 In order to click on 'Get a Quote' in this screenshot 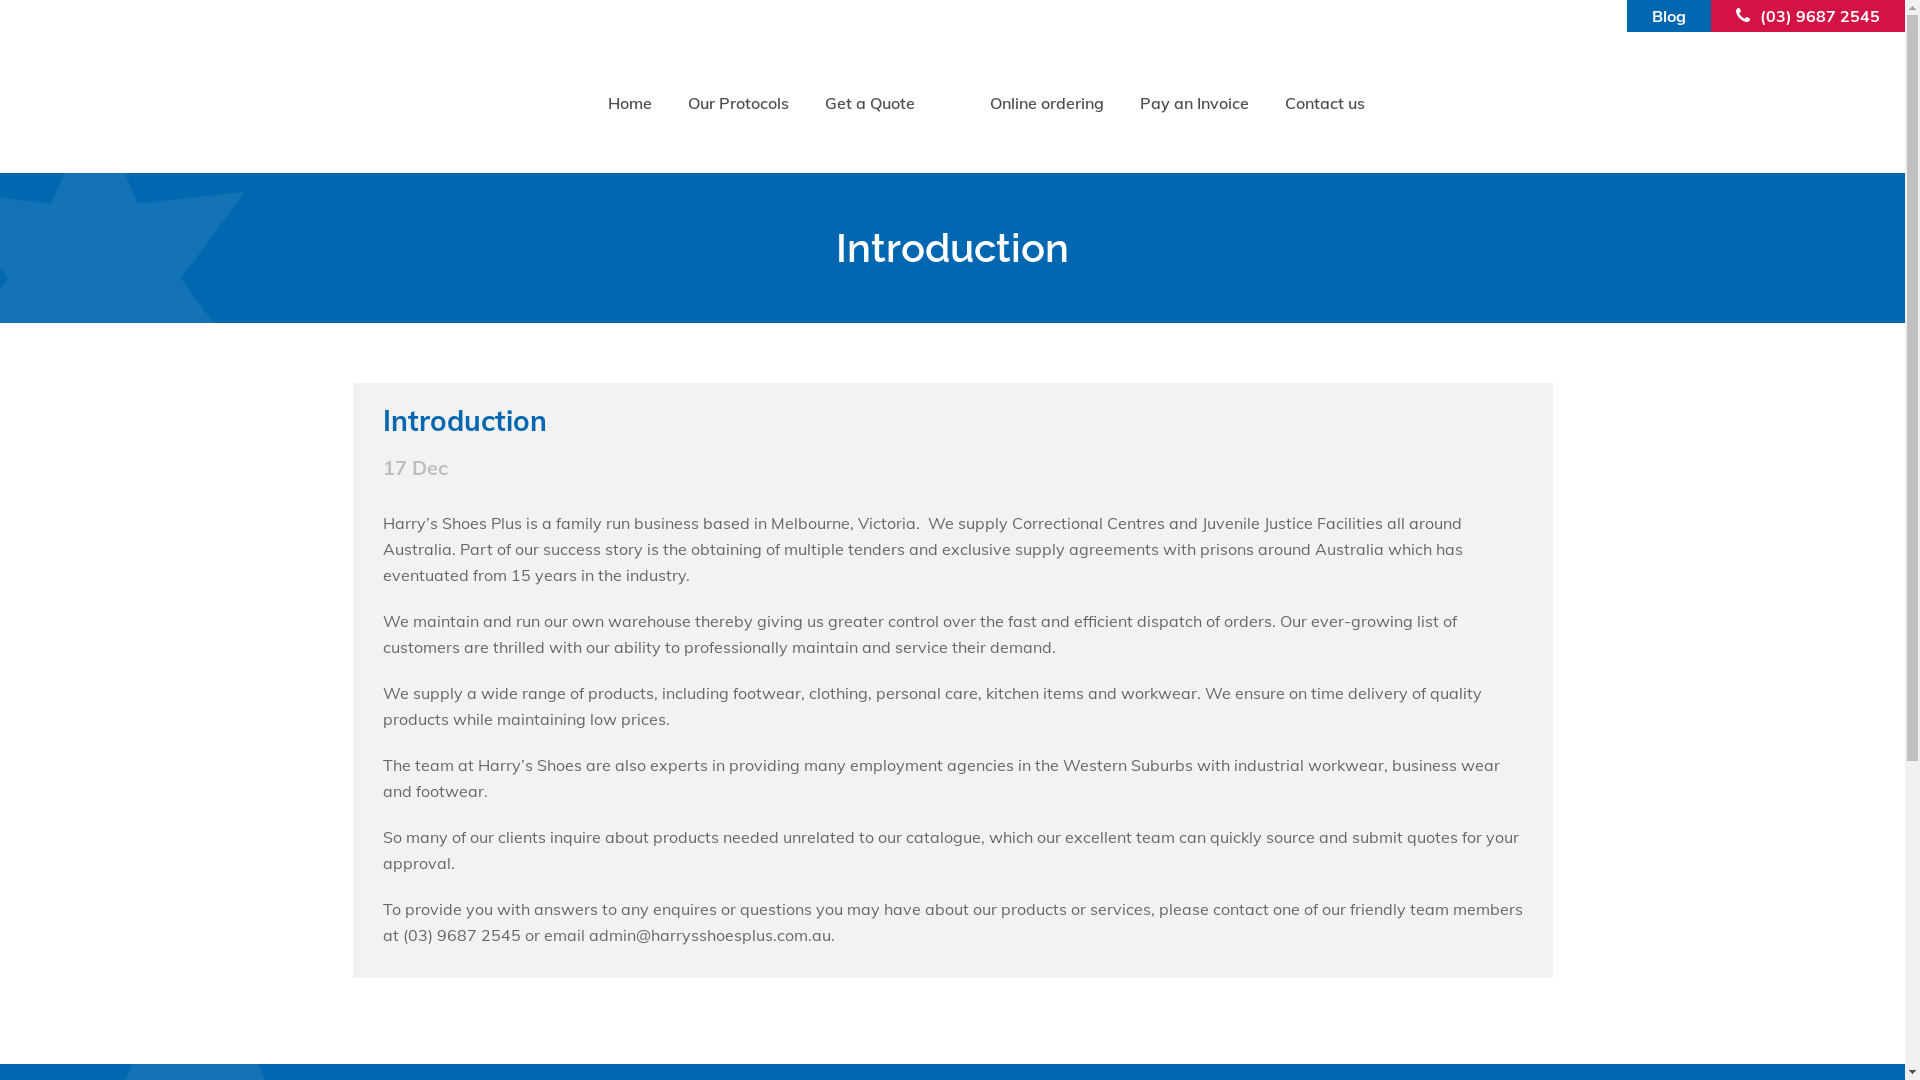, I will do `click(869, 103)`.